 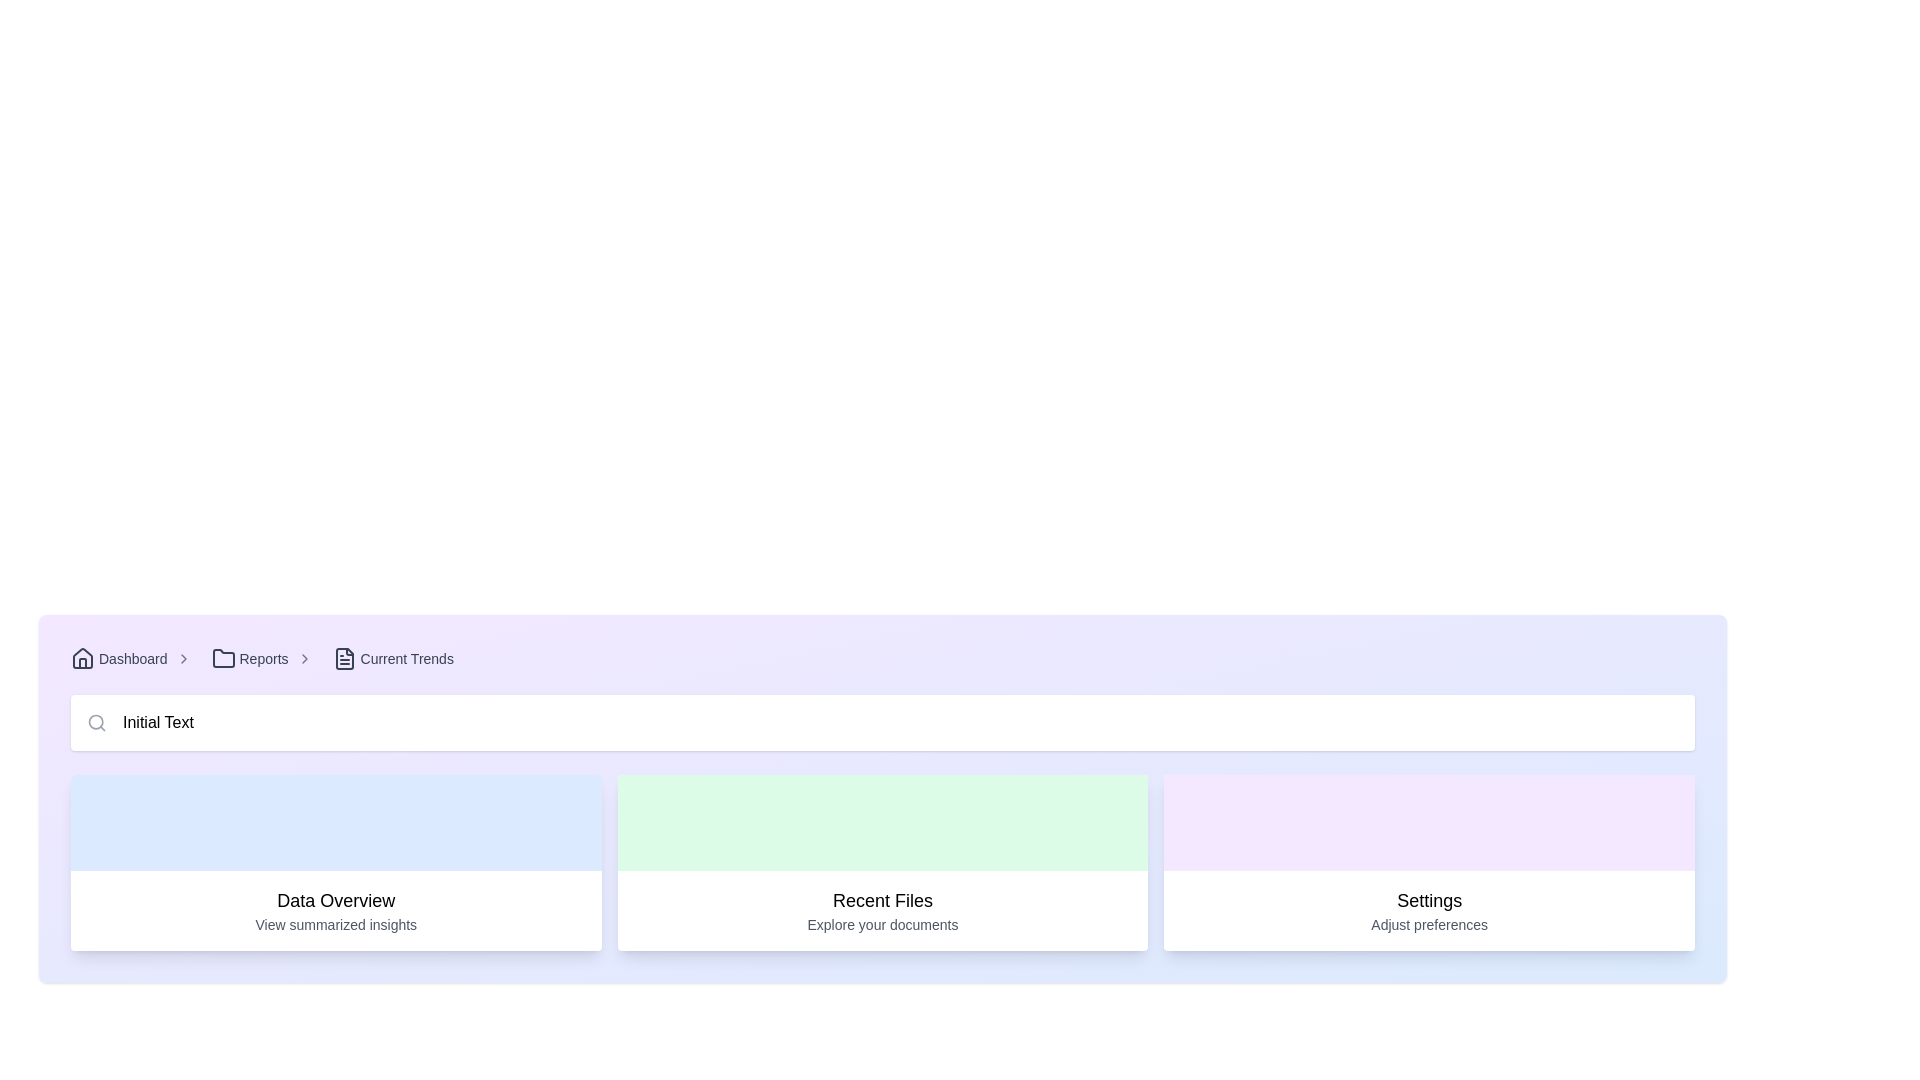 What do you see at coordinates (183, 659) in the screenshot?
I see `the first chevron icon in the breadcrumb navigation that visually indicates a hierarchical separation, located to the right of the 'Dashboard' text` at bounding box center [183, 659].